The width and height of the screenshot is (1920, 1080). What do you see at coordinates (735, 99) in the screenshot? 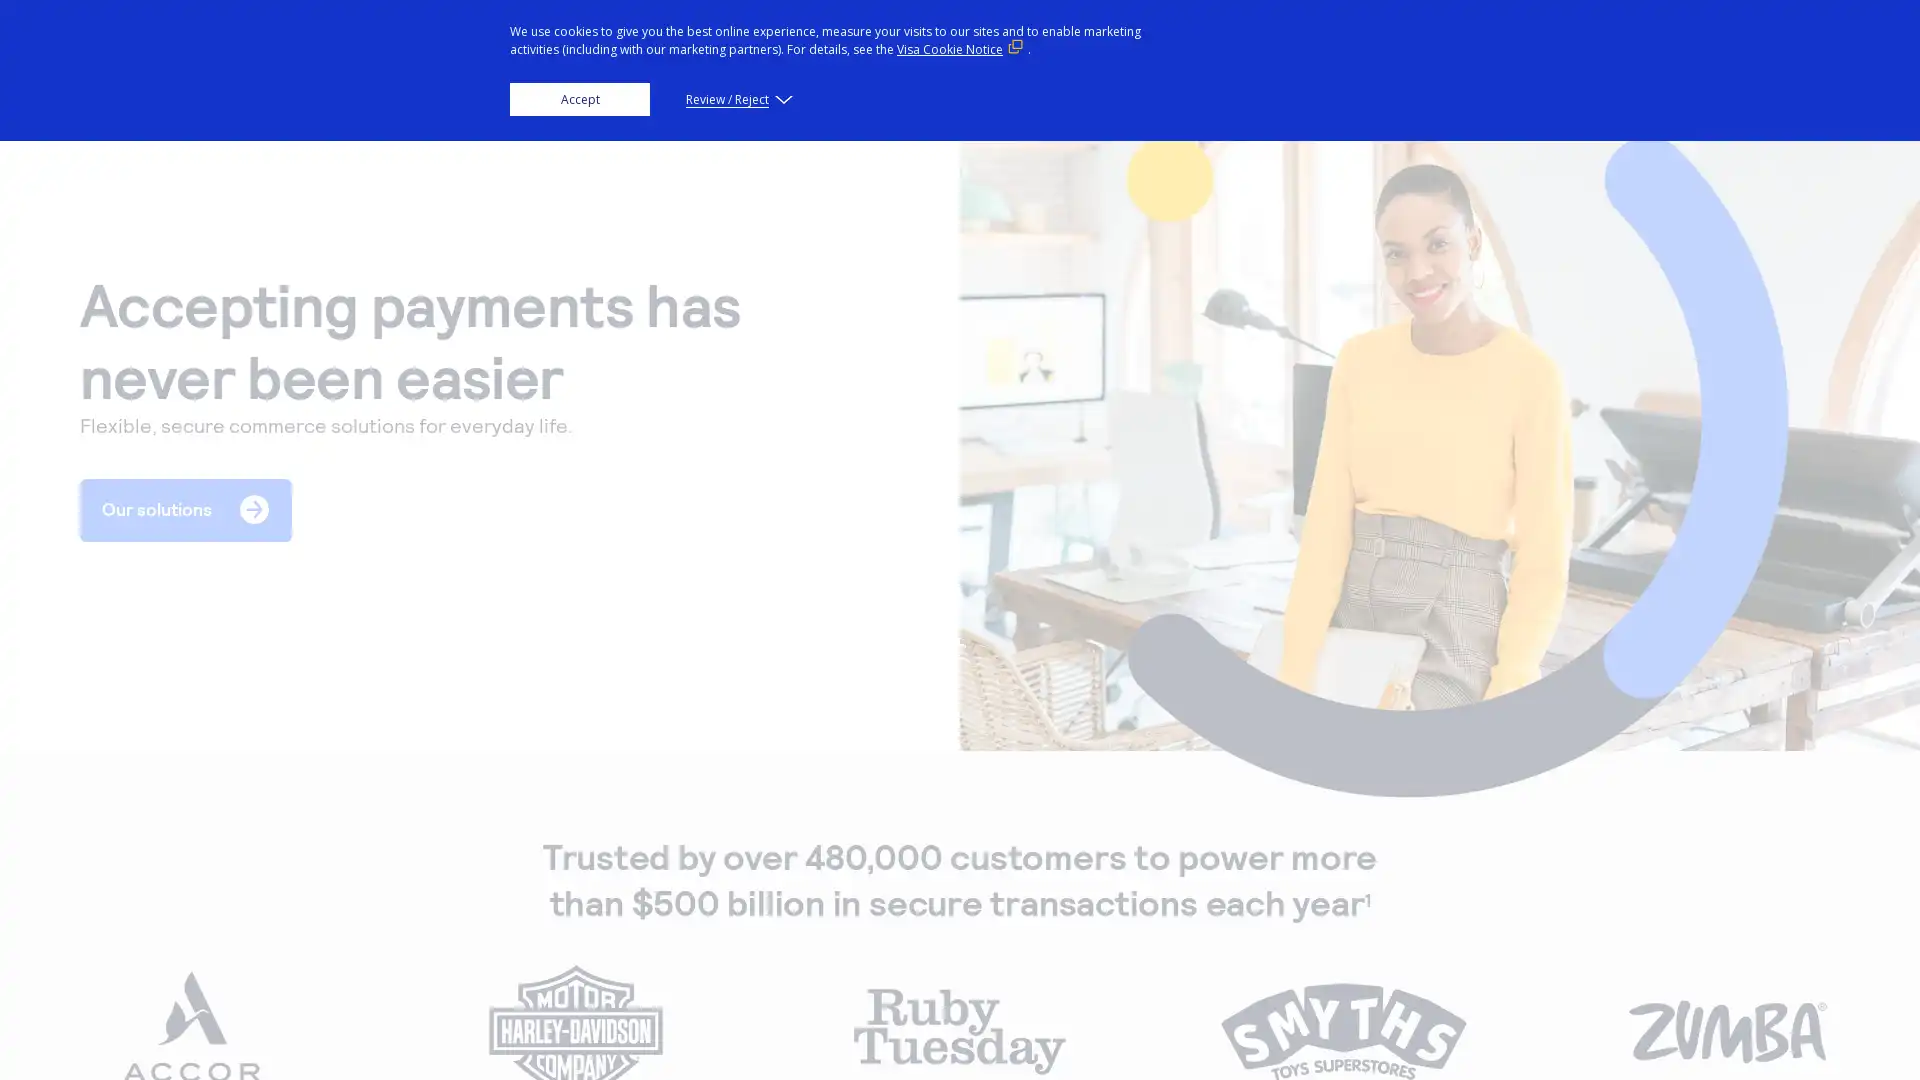
I see `Review / Reject` at bounding box center [735, 99].